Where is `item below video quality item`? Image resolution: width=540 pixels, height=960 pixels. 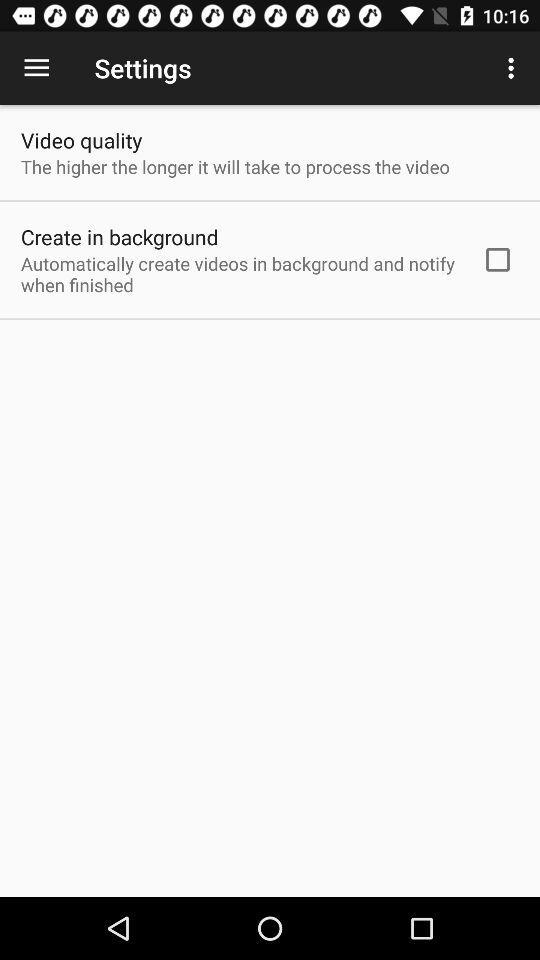
item below video quality item is located at coordinates (234, 165).